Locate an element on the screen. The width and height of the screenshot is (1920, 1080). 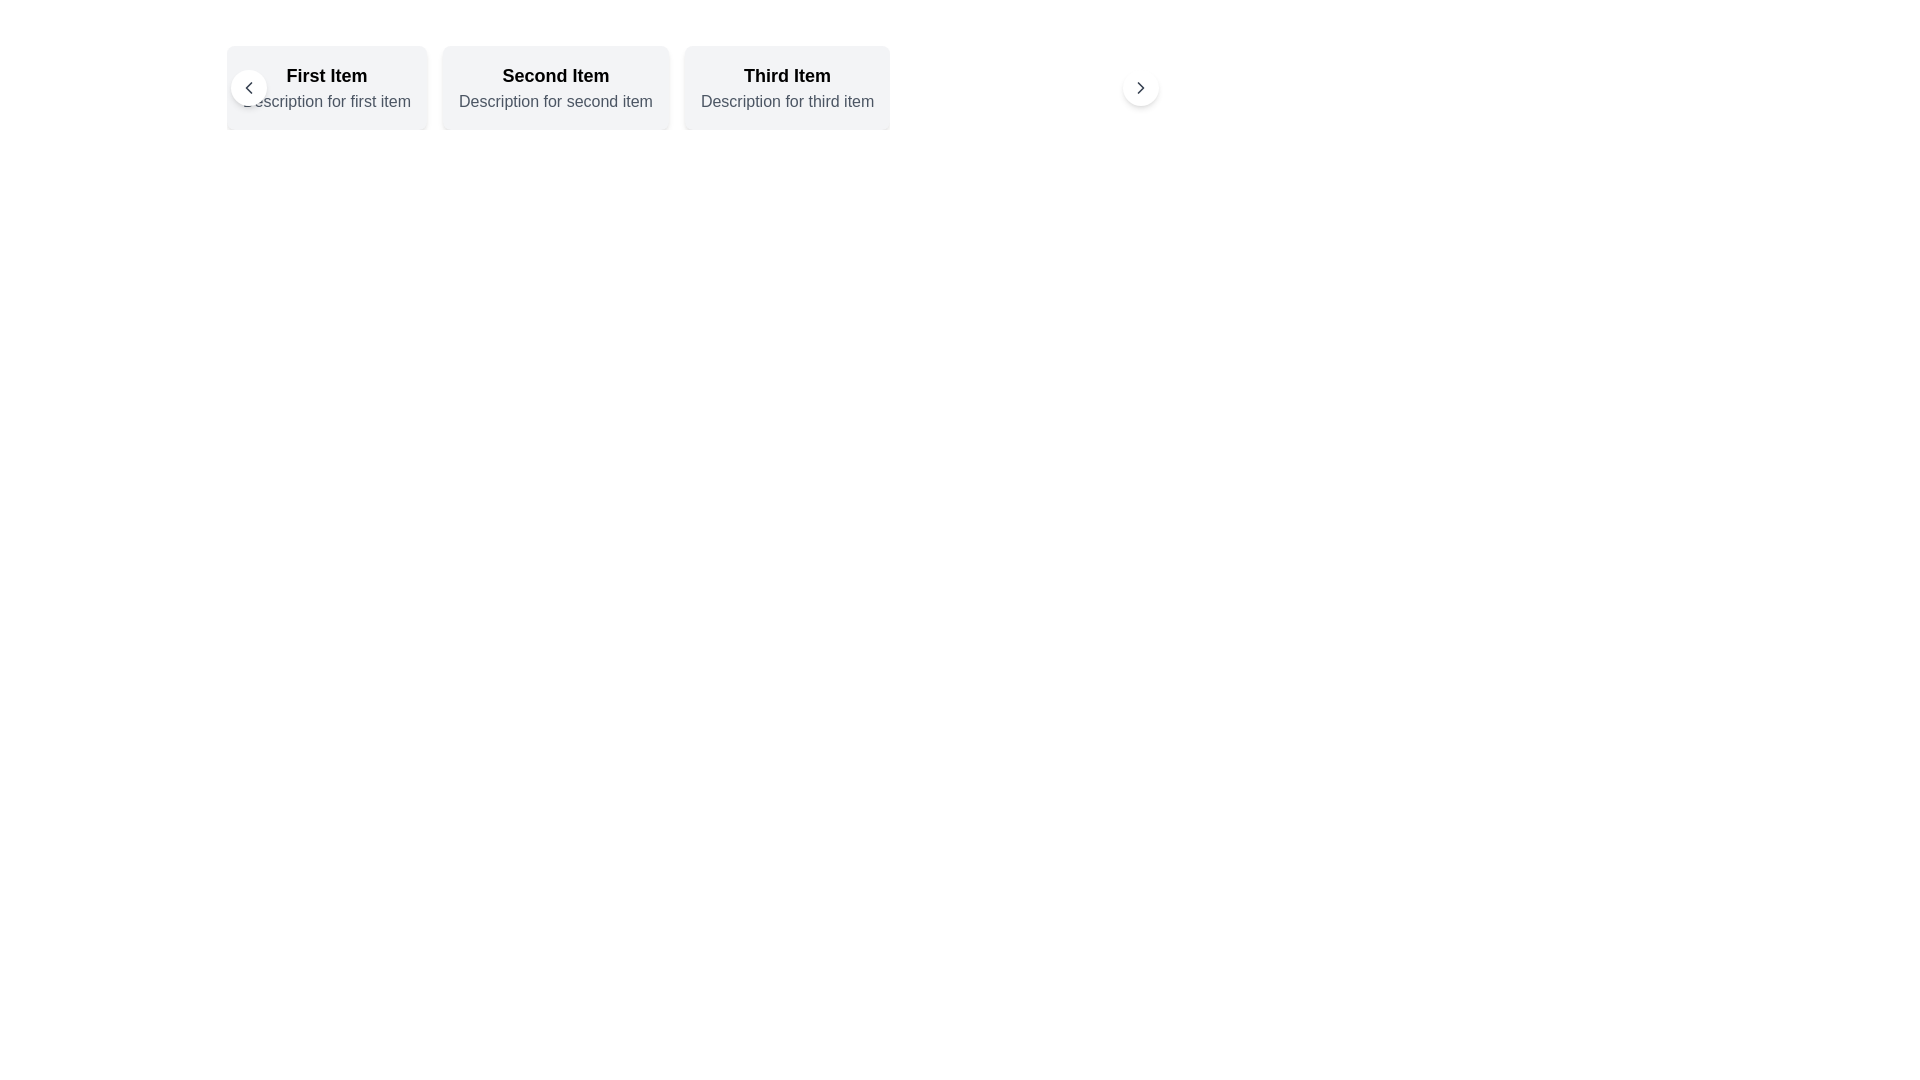
the text snippet reading 'Description for second item', which is styled in gray and located directly below the bold text 'Second Item' within the second card from the left is located at coordinates (556, 101).